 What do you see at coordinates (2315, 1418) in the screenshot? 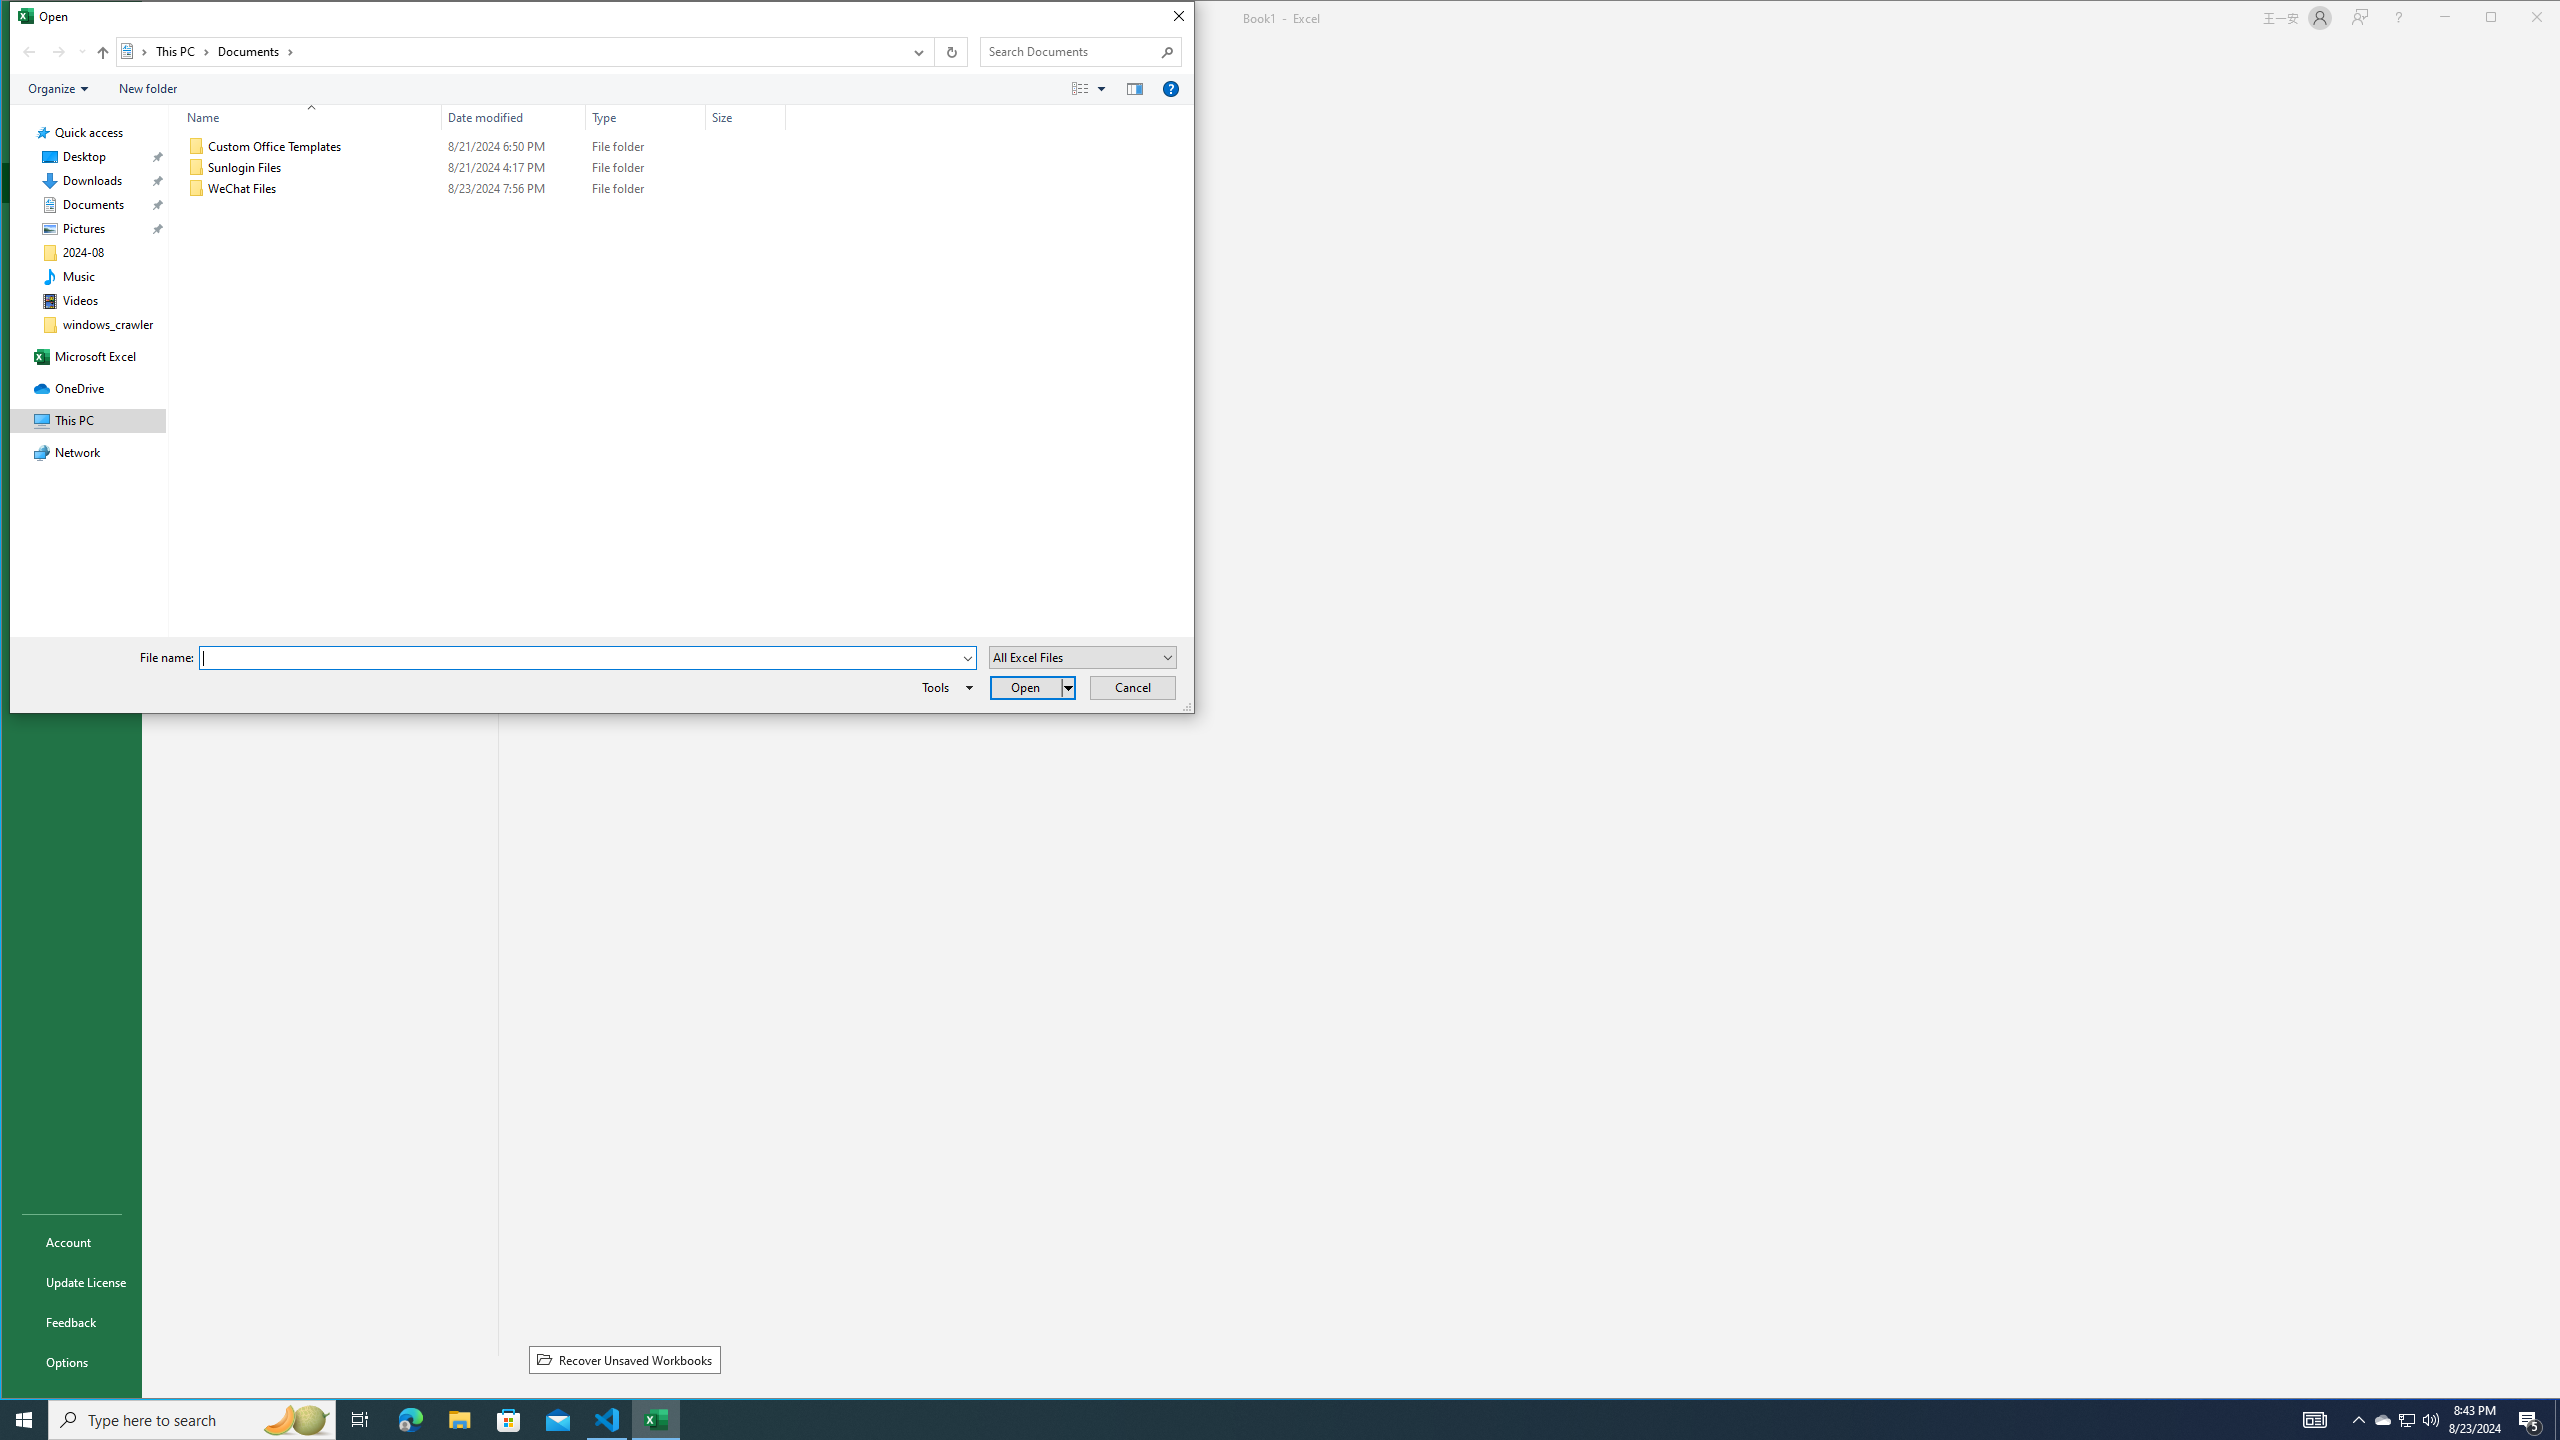
I see `'AutomationID: 4105'` at bounding box center [2315, 1418].